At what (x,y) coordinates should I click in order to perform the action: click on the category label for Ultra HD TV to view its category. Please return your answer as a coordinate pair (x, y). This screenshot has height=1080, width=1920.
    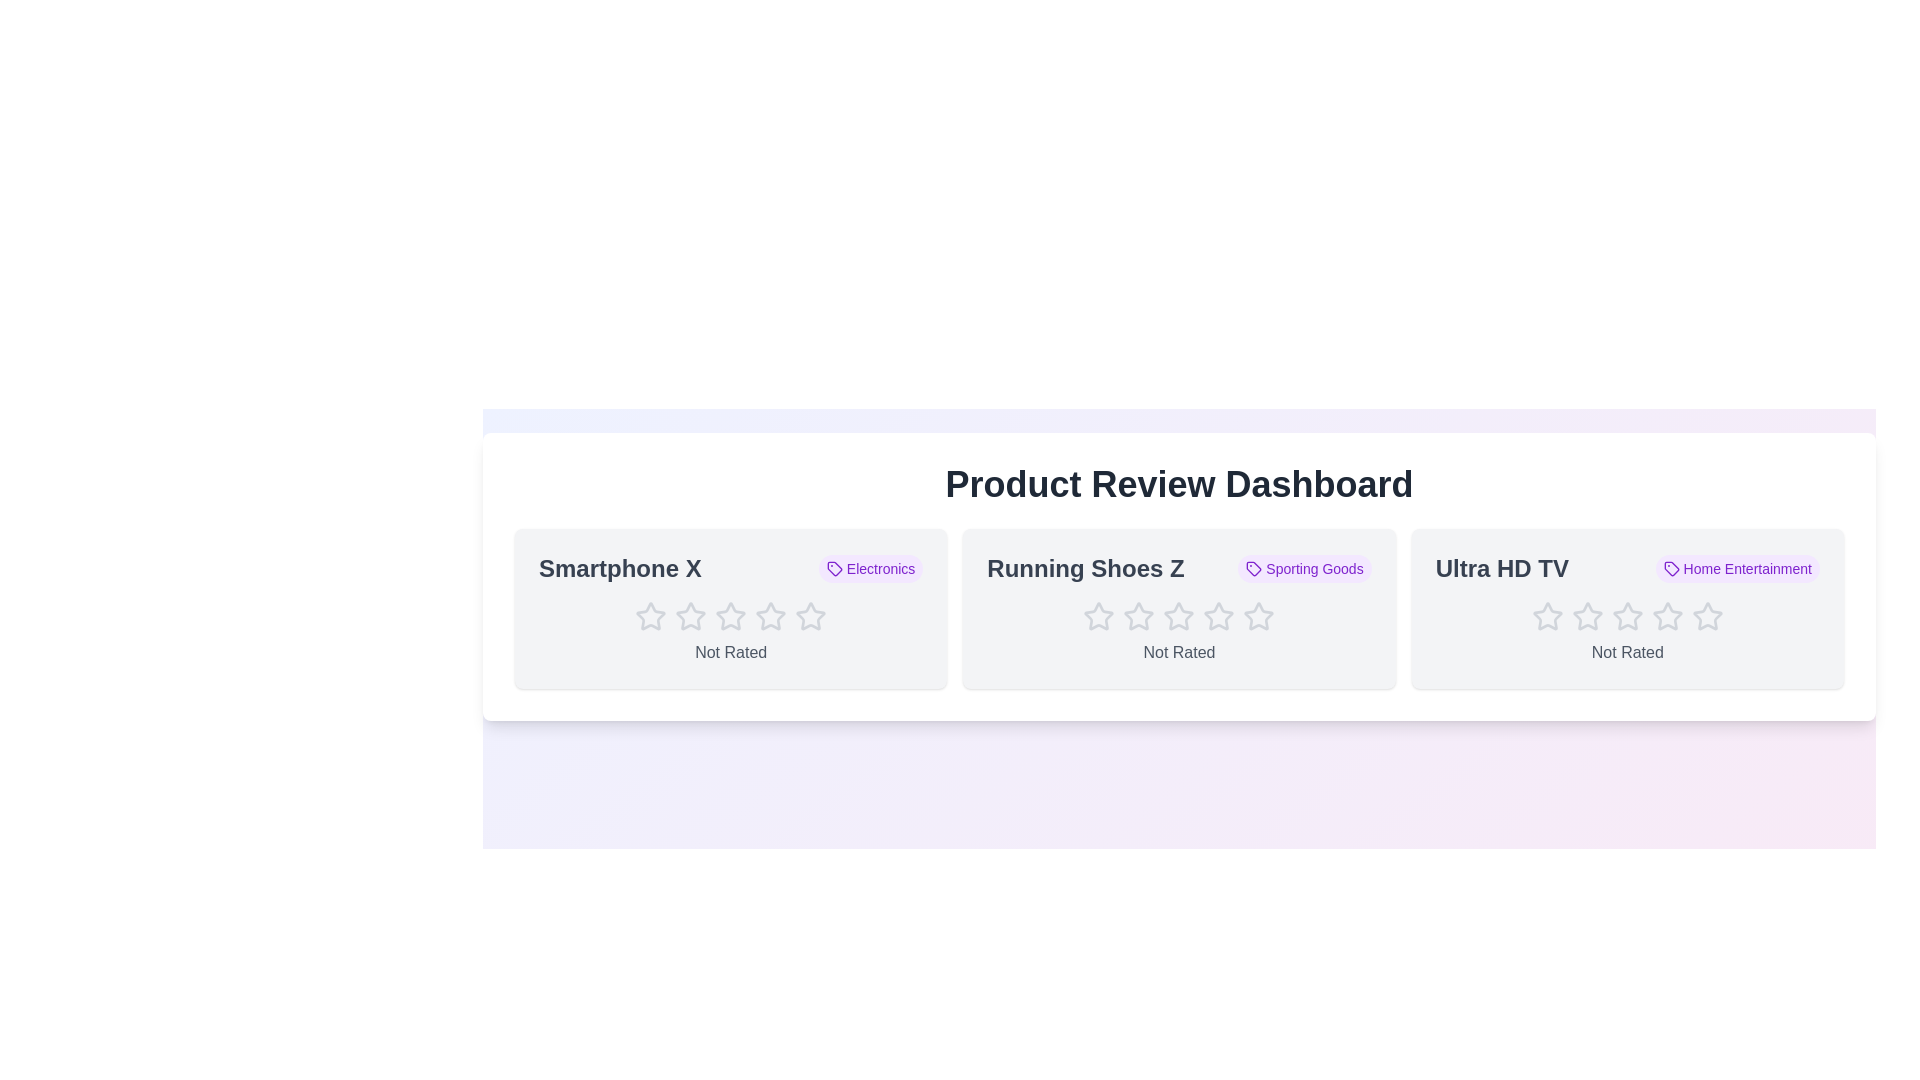
    Looking at the image, I should click on (1736, 569).